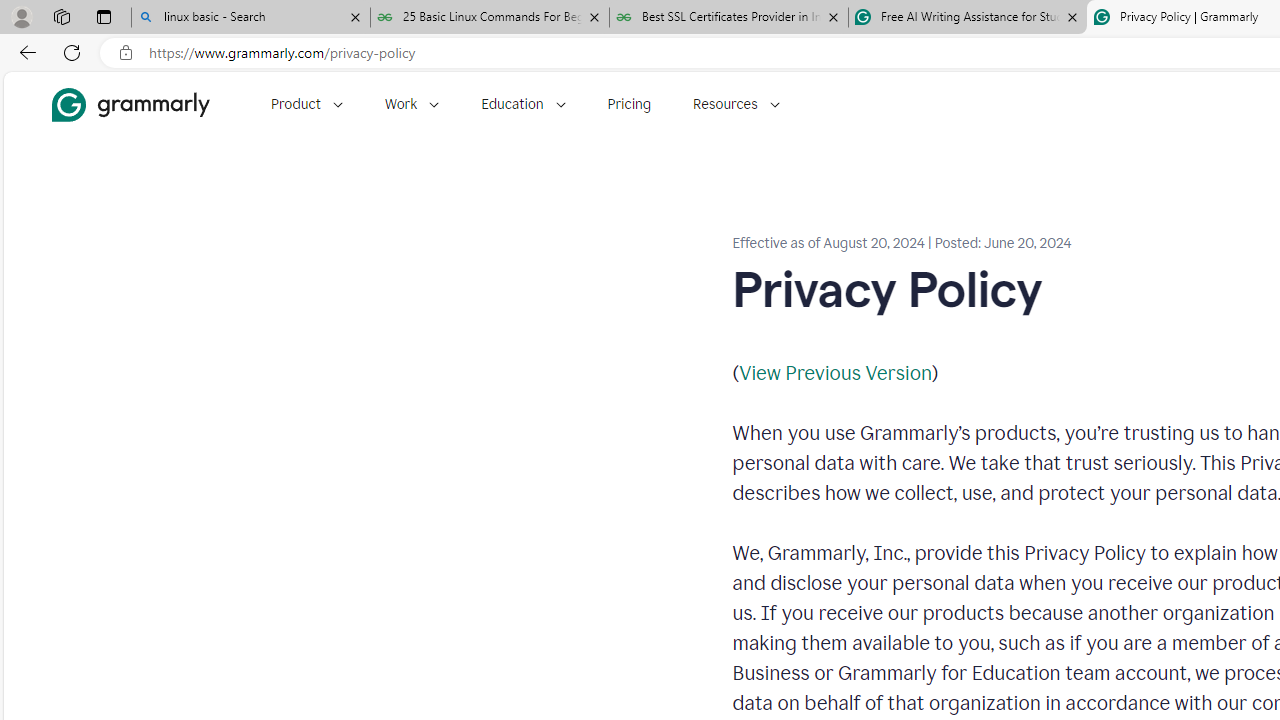  I want to click on 'Grammarly Home', so click(130, 104).